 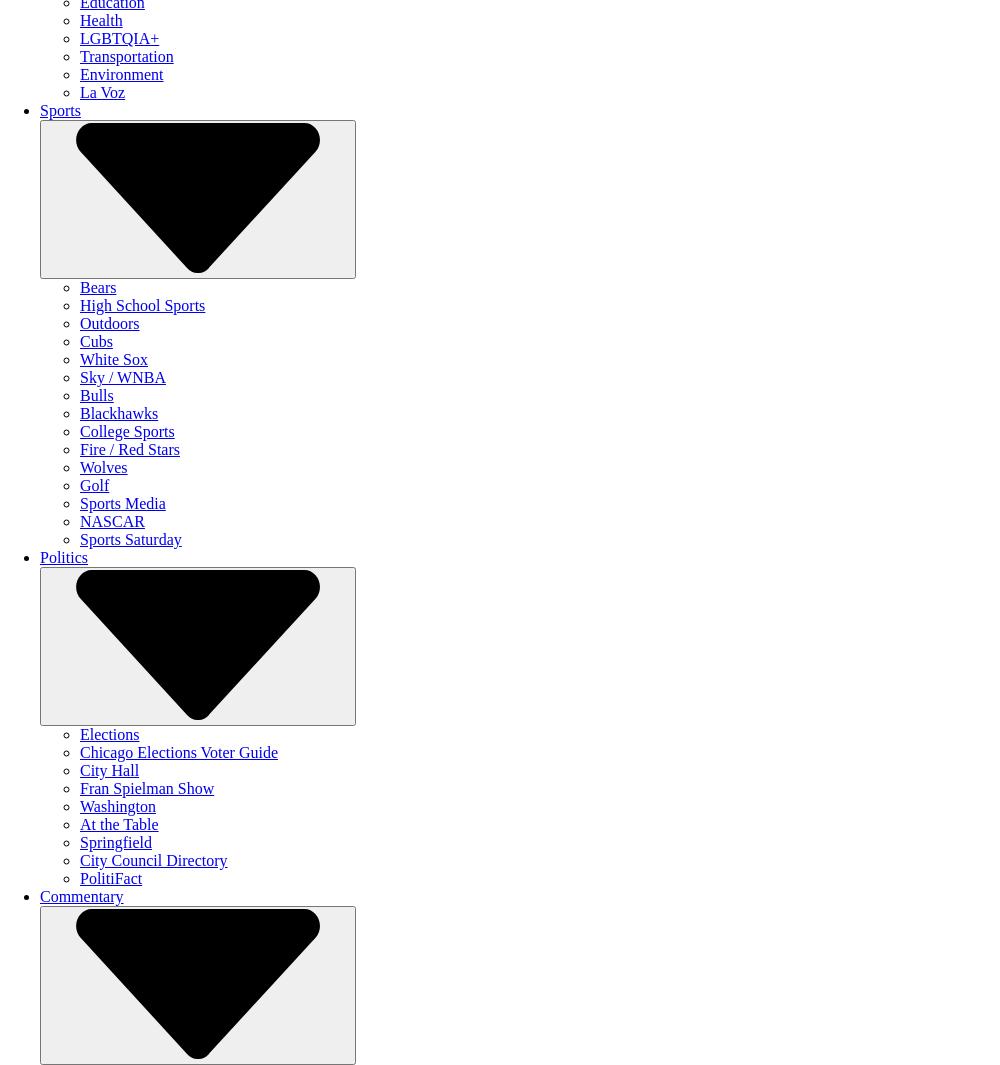 I want to click on 'Elections', so click(x=108, y=734).